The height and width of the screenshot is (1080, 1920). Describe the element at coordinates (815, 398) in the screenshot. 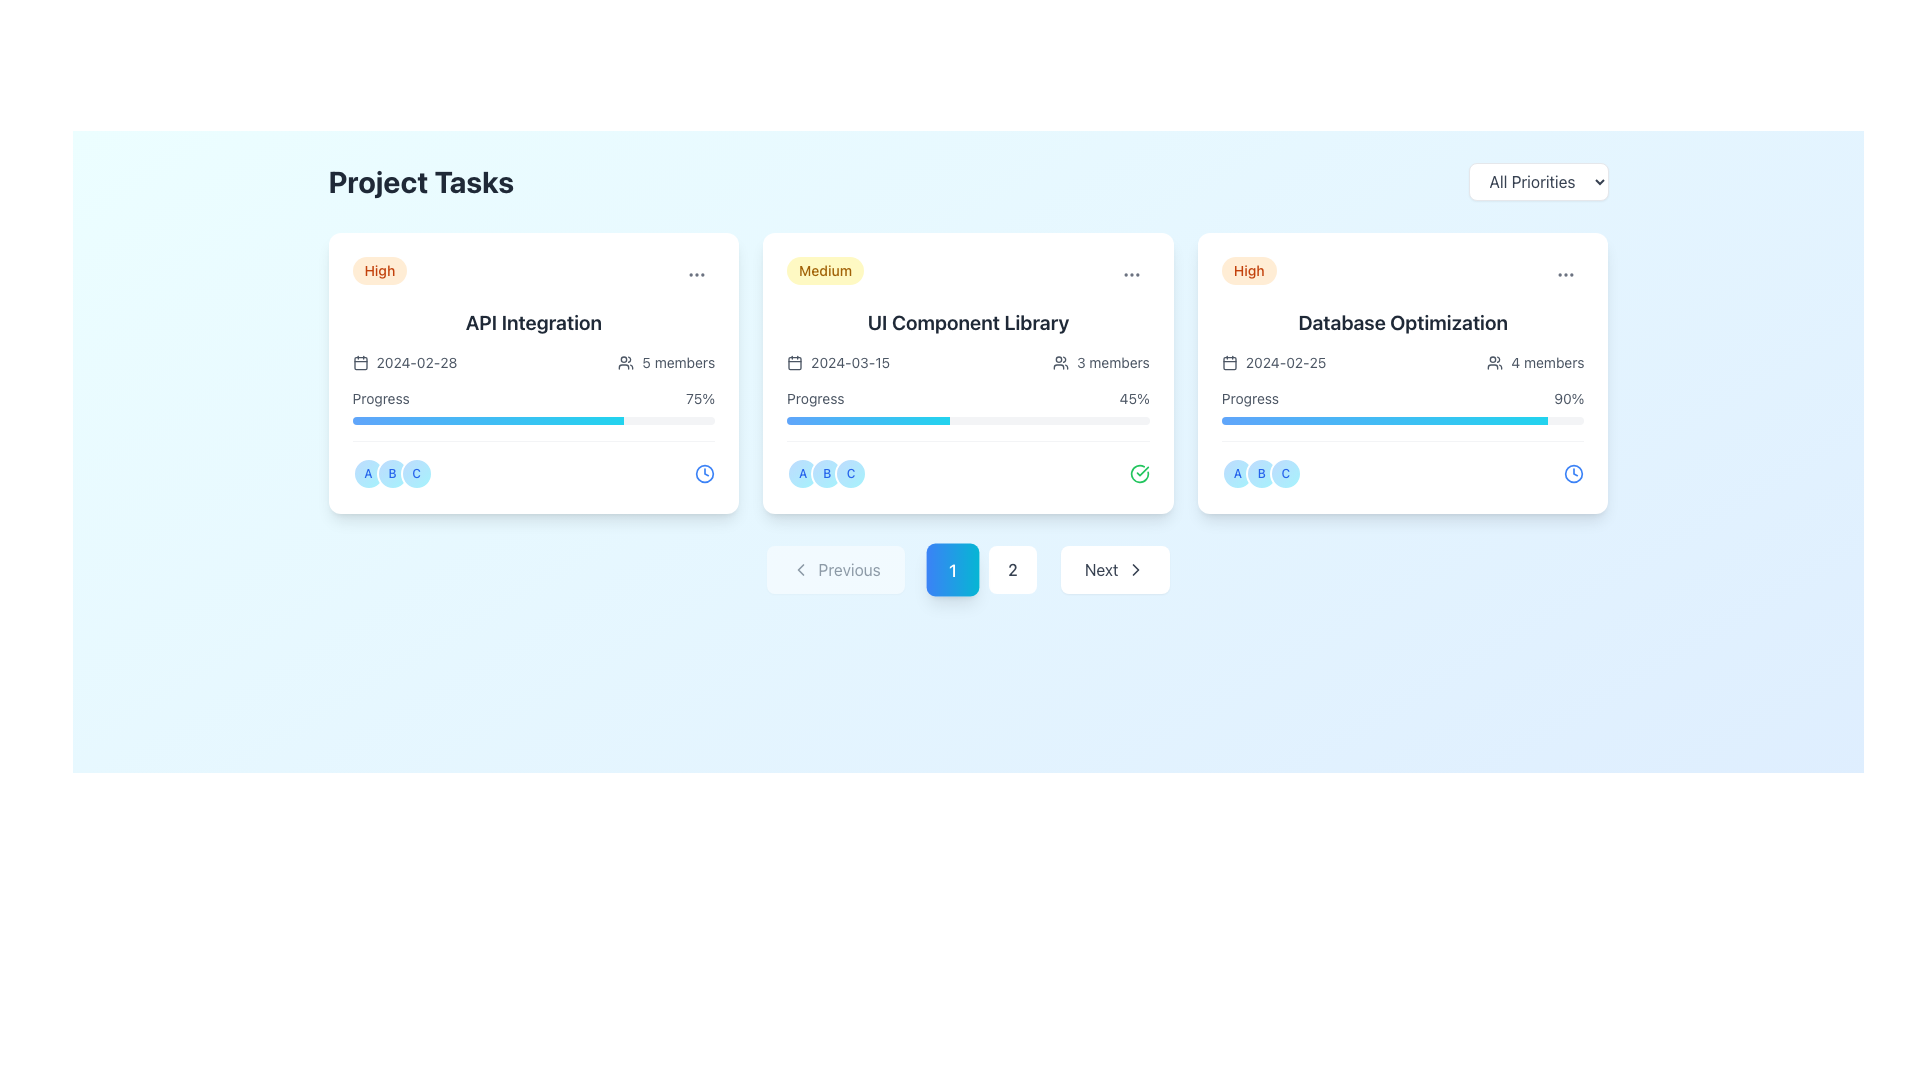

I see `the static text label displaying 'Progress' located above the progress bar in the UI Component Library card` at that location.